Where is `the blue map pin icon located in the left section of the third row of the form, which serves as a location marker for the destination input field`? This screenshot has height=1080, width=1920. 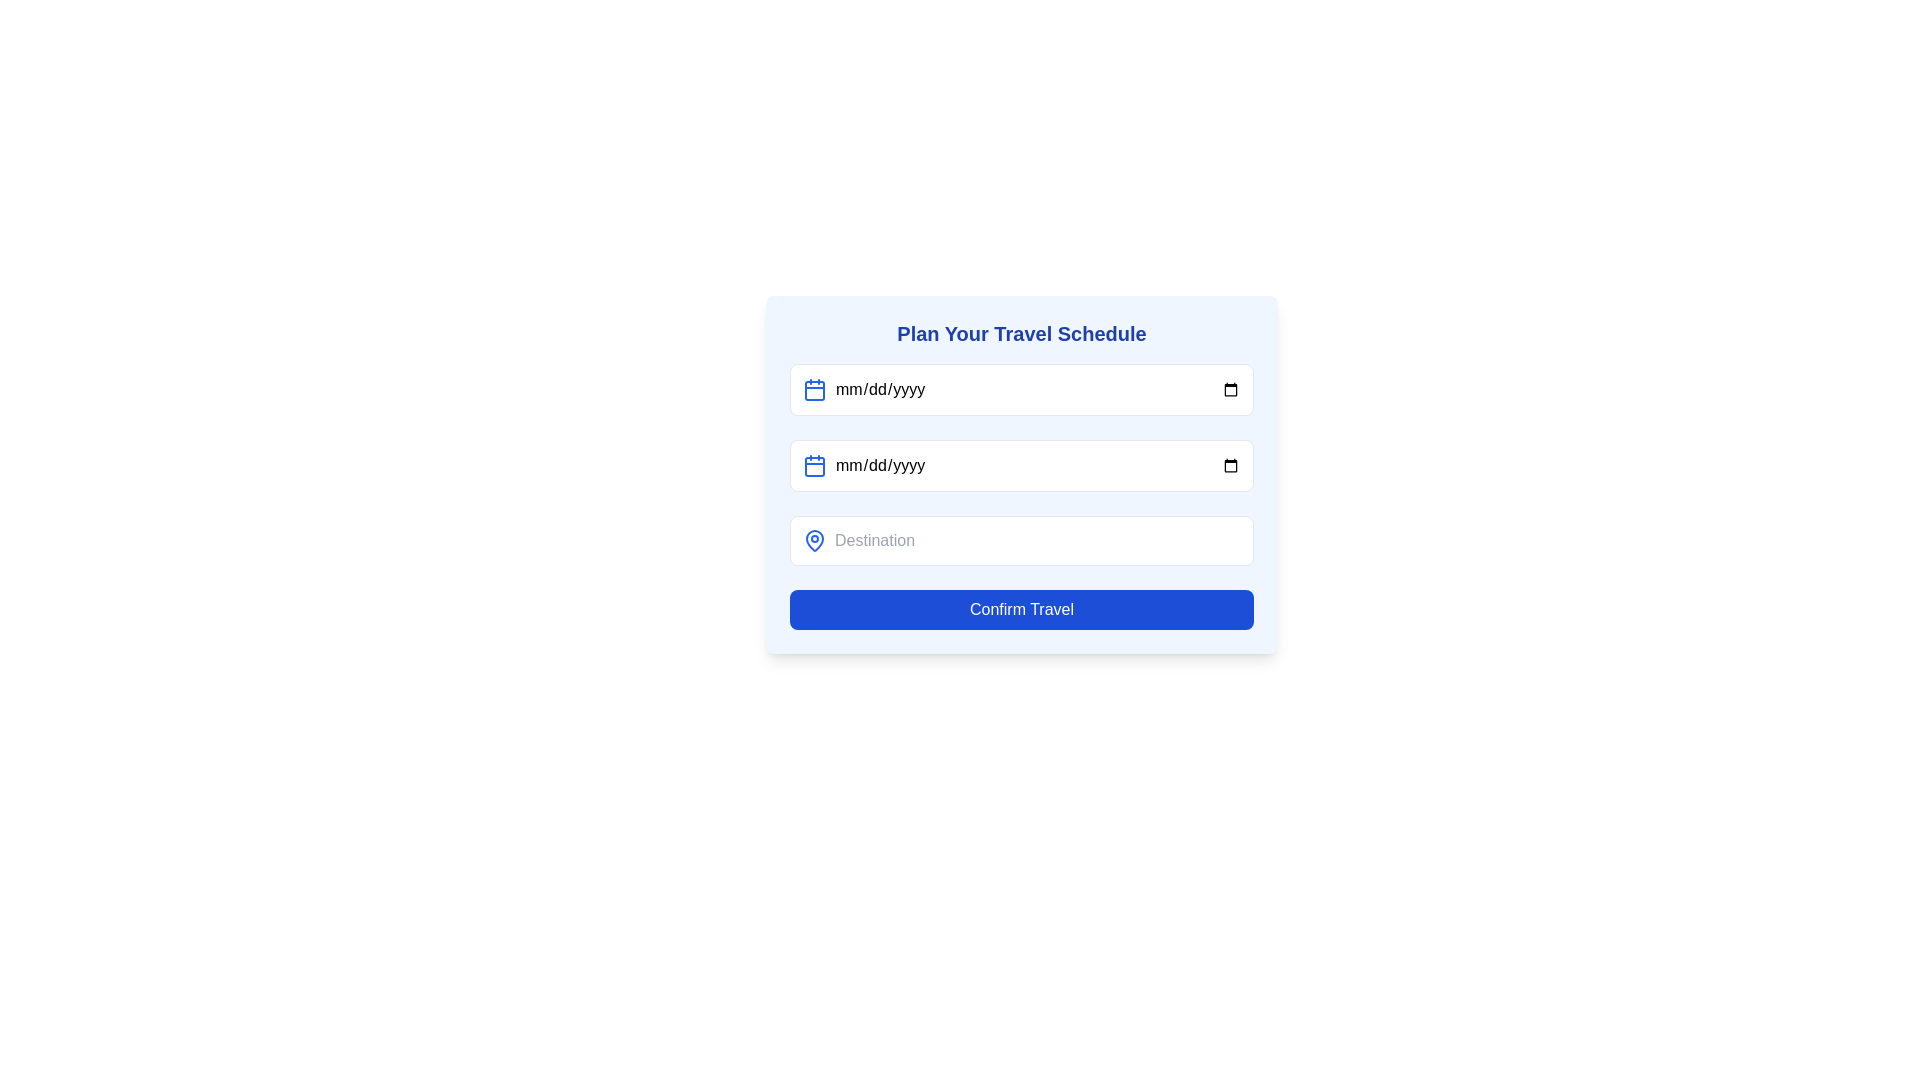 the blue map pin icon located in the left section of the third row of the form, which serves as a location marker for the destination input field is located at coordinates (815, 540).